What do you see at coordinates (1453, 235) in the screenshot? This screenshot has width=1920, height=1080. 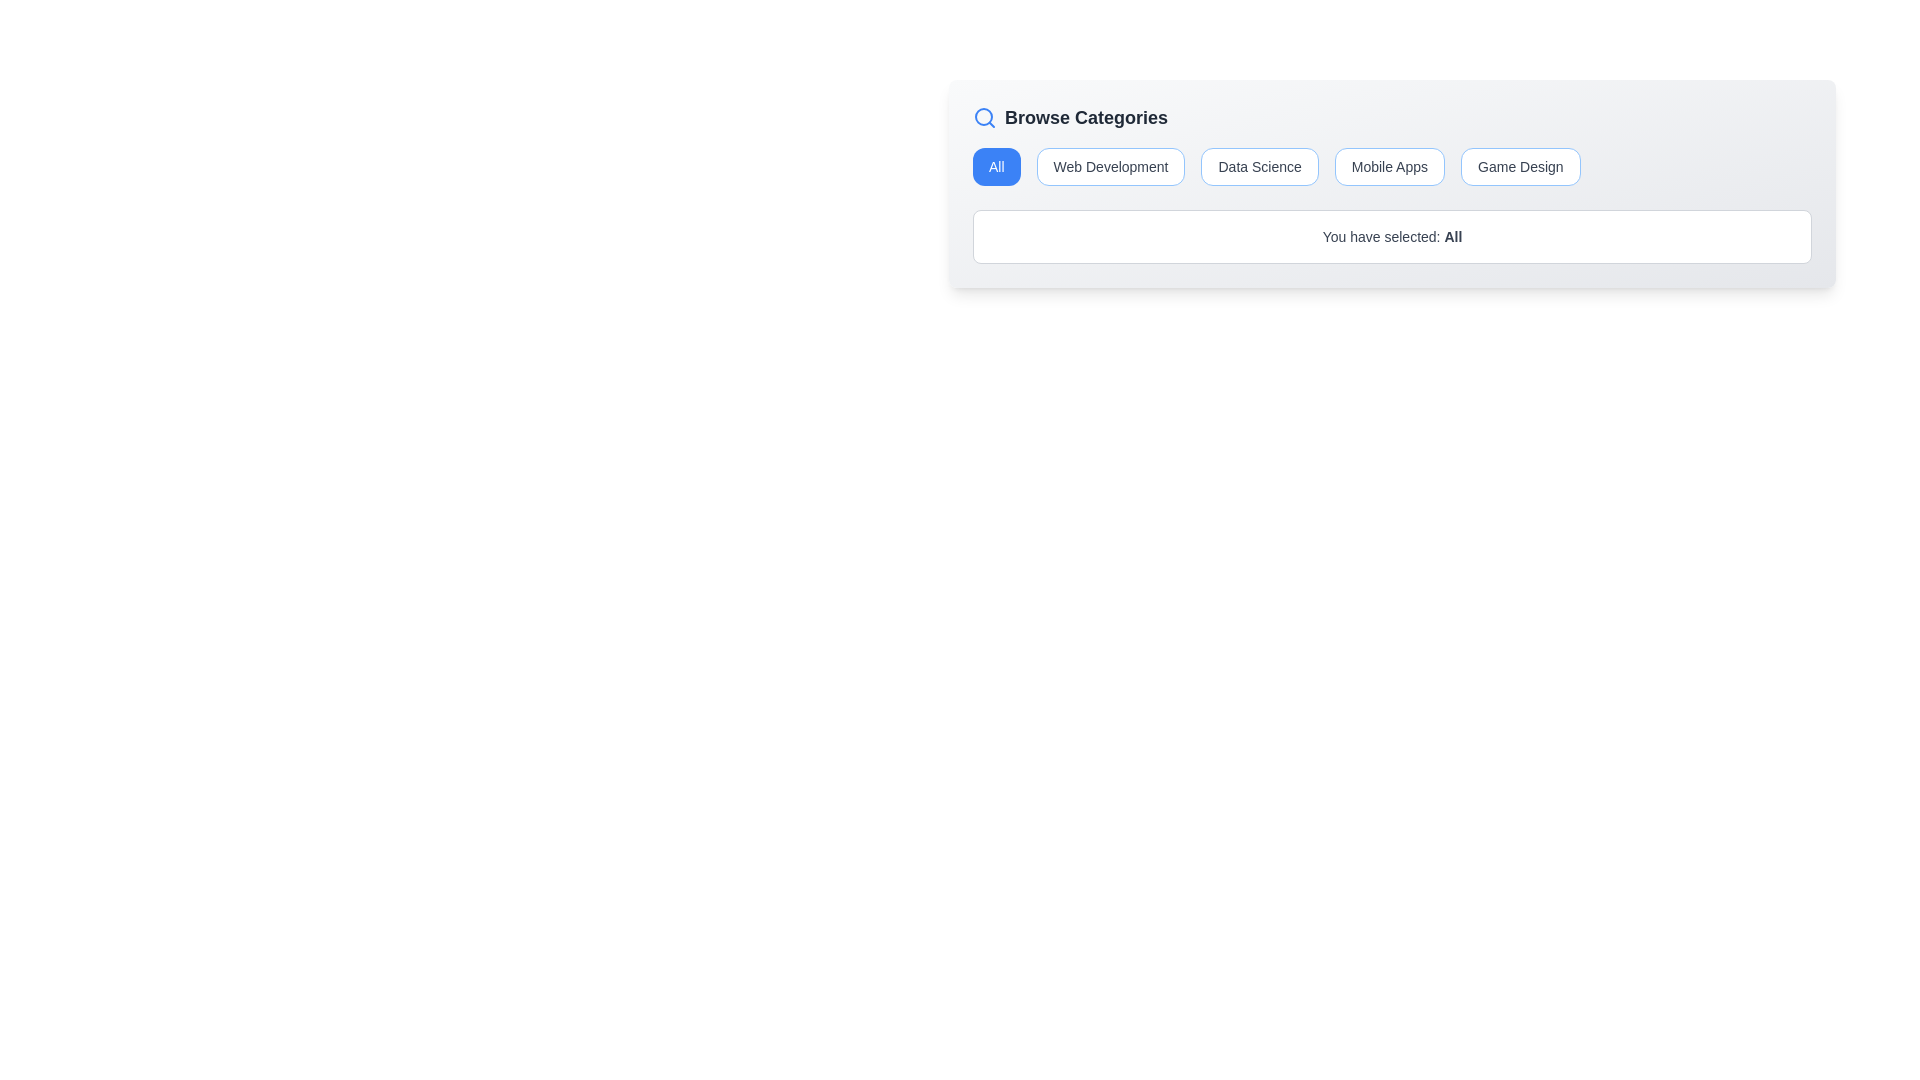 I see `the text label that displays 'All' in the message 'You have selected: All', which is located in the lower center of the interface` at bounding box center [1453, 235].